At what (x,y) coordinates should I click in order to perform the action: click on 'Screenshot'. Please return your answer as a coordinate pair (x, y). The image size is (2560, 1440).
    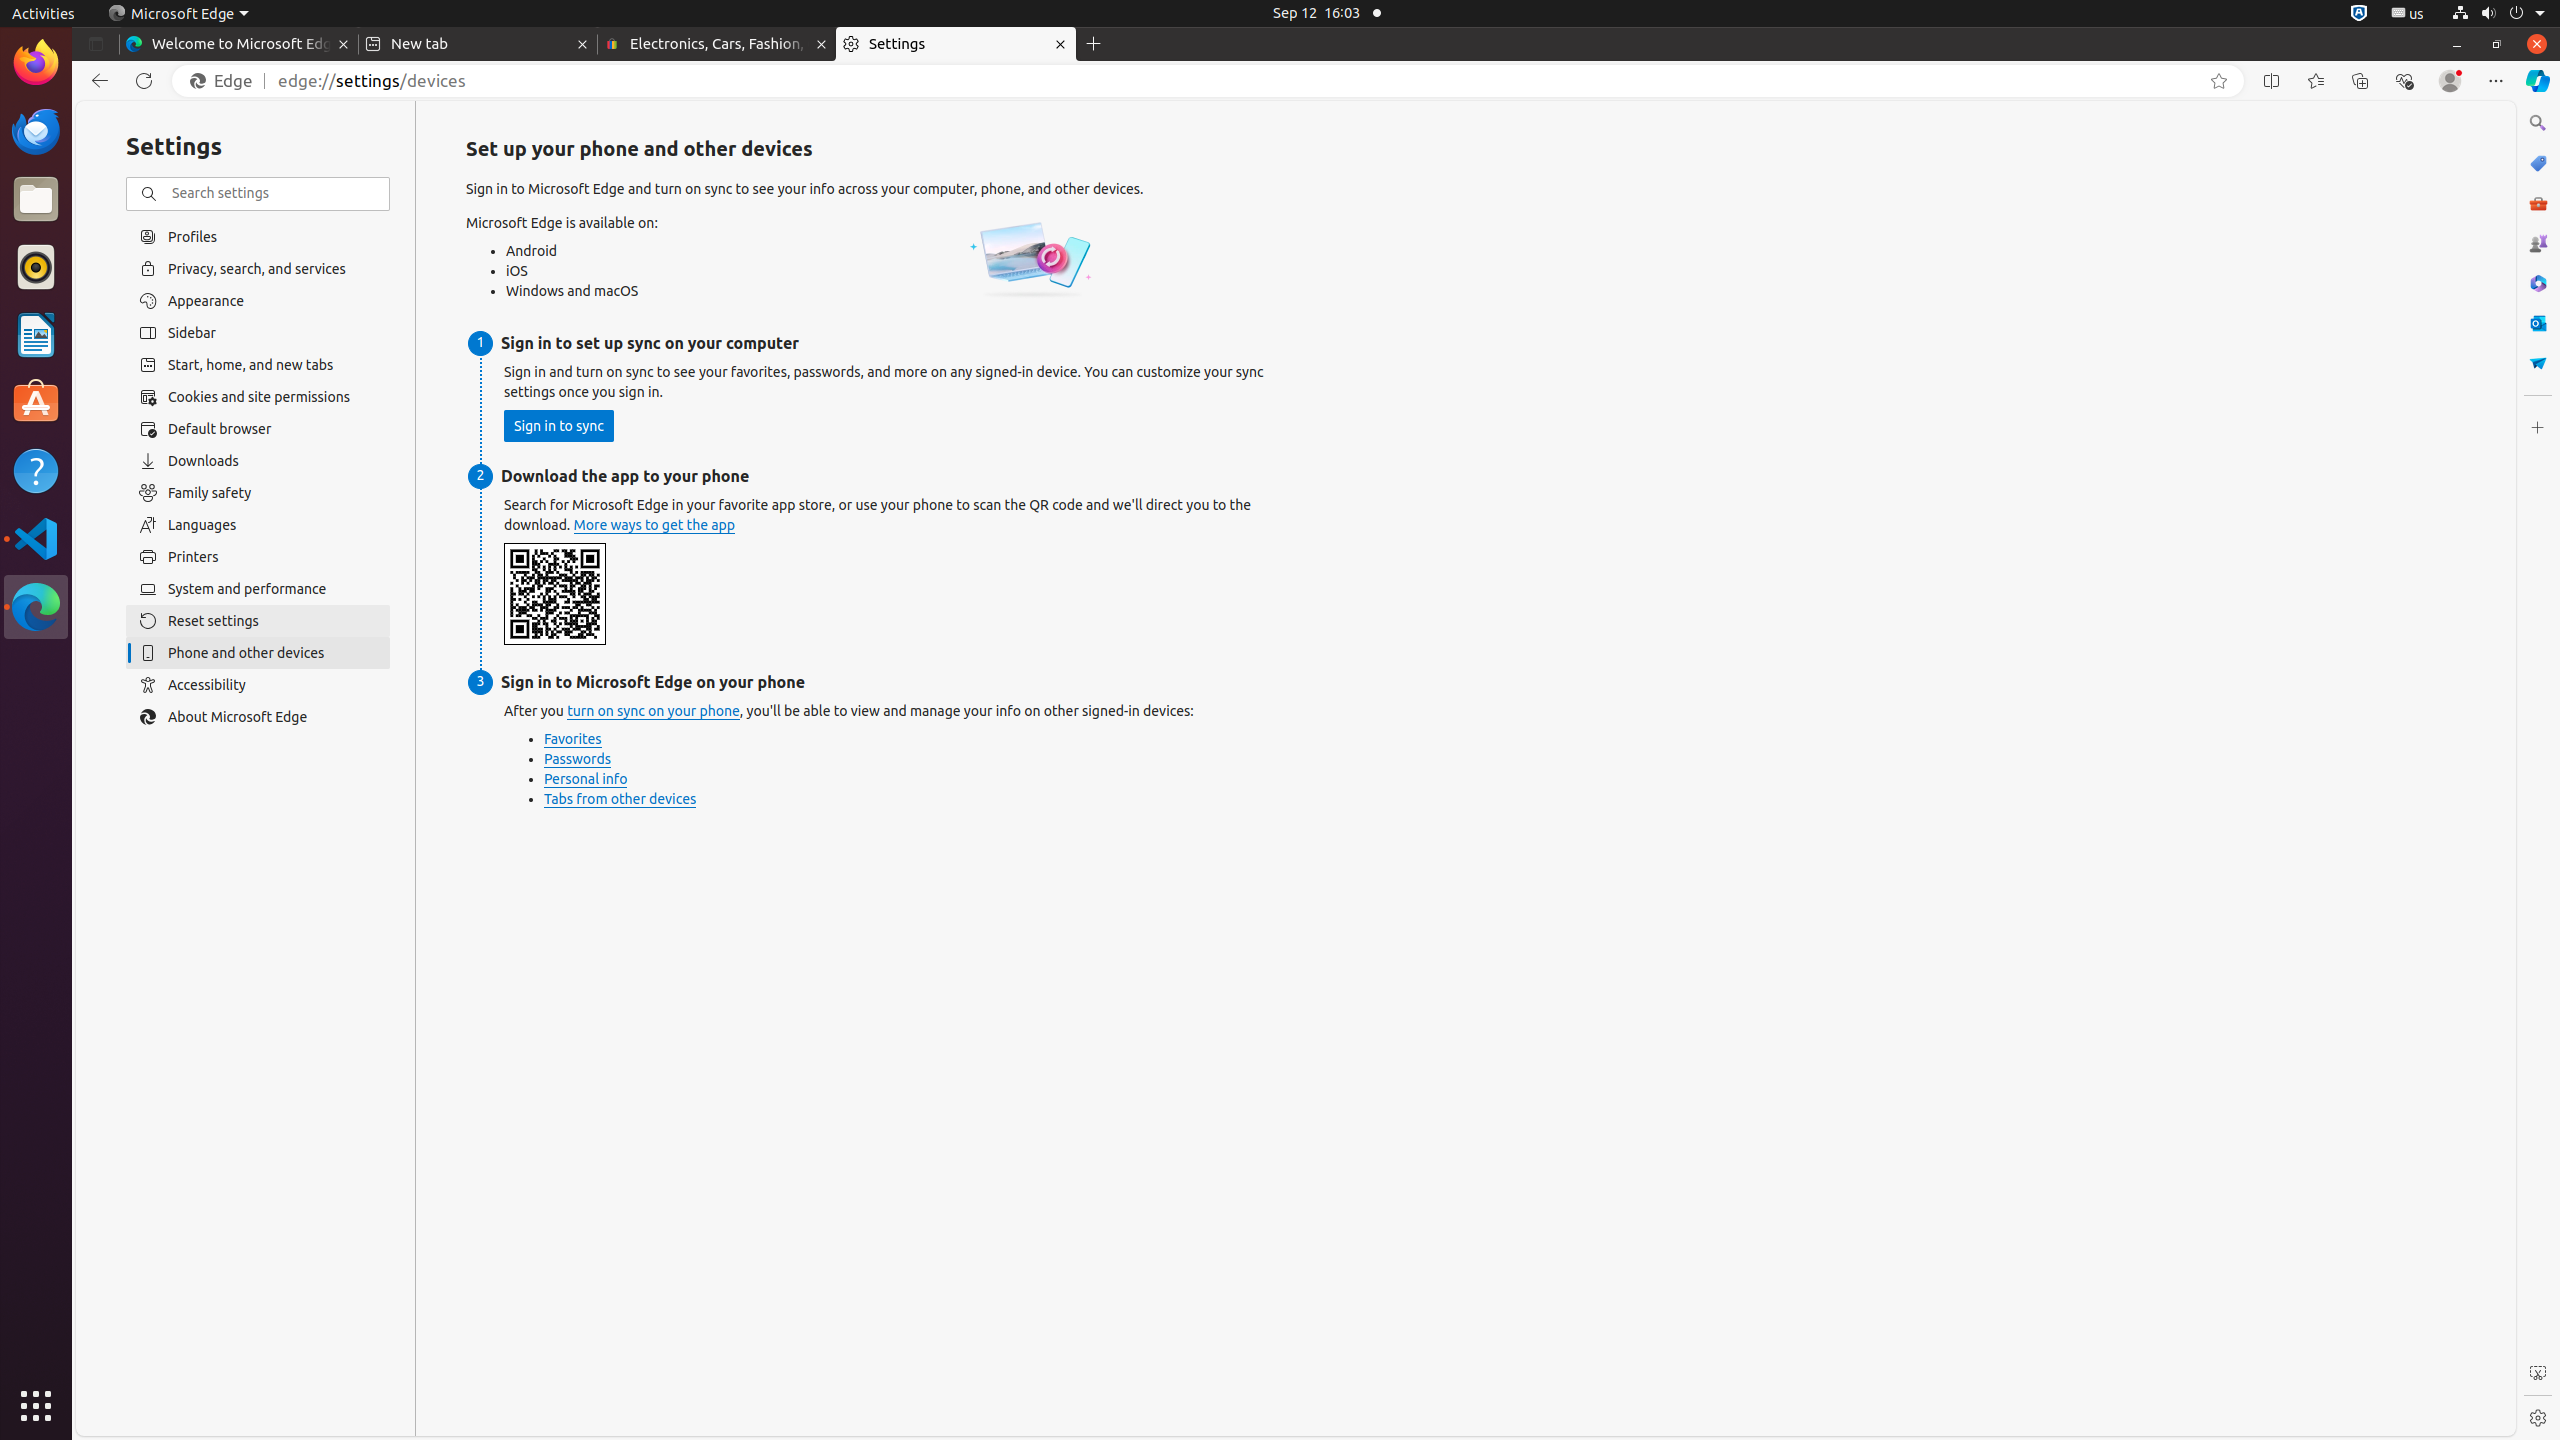
    Looking at the image, I should click on (2536, 1372).